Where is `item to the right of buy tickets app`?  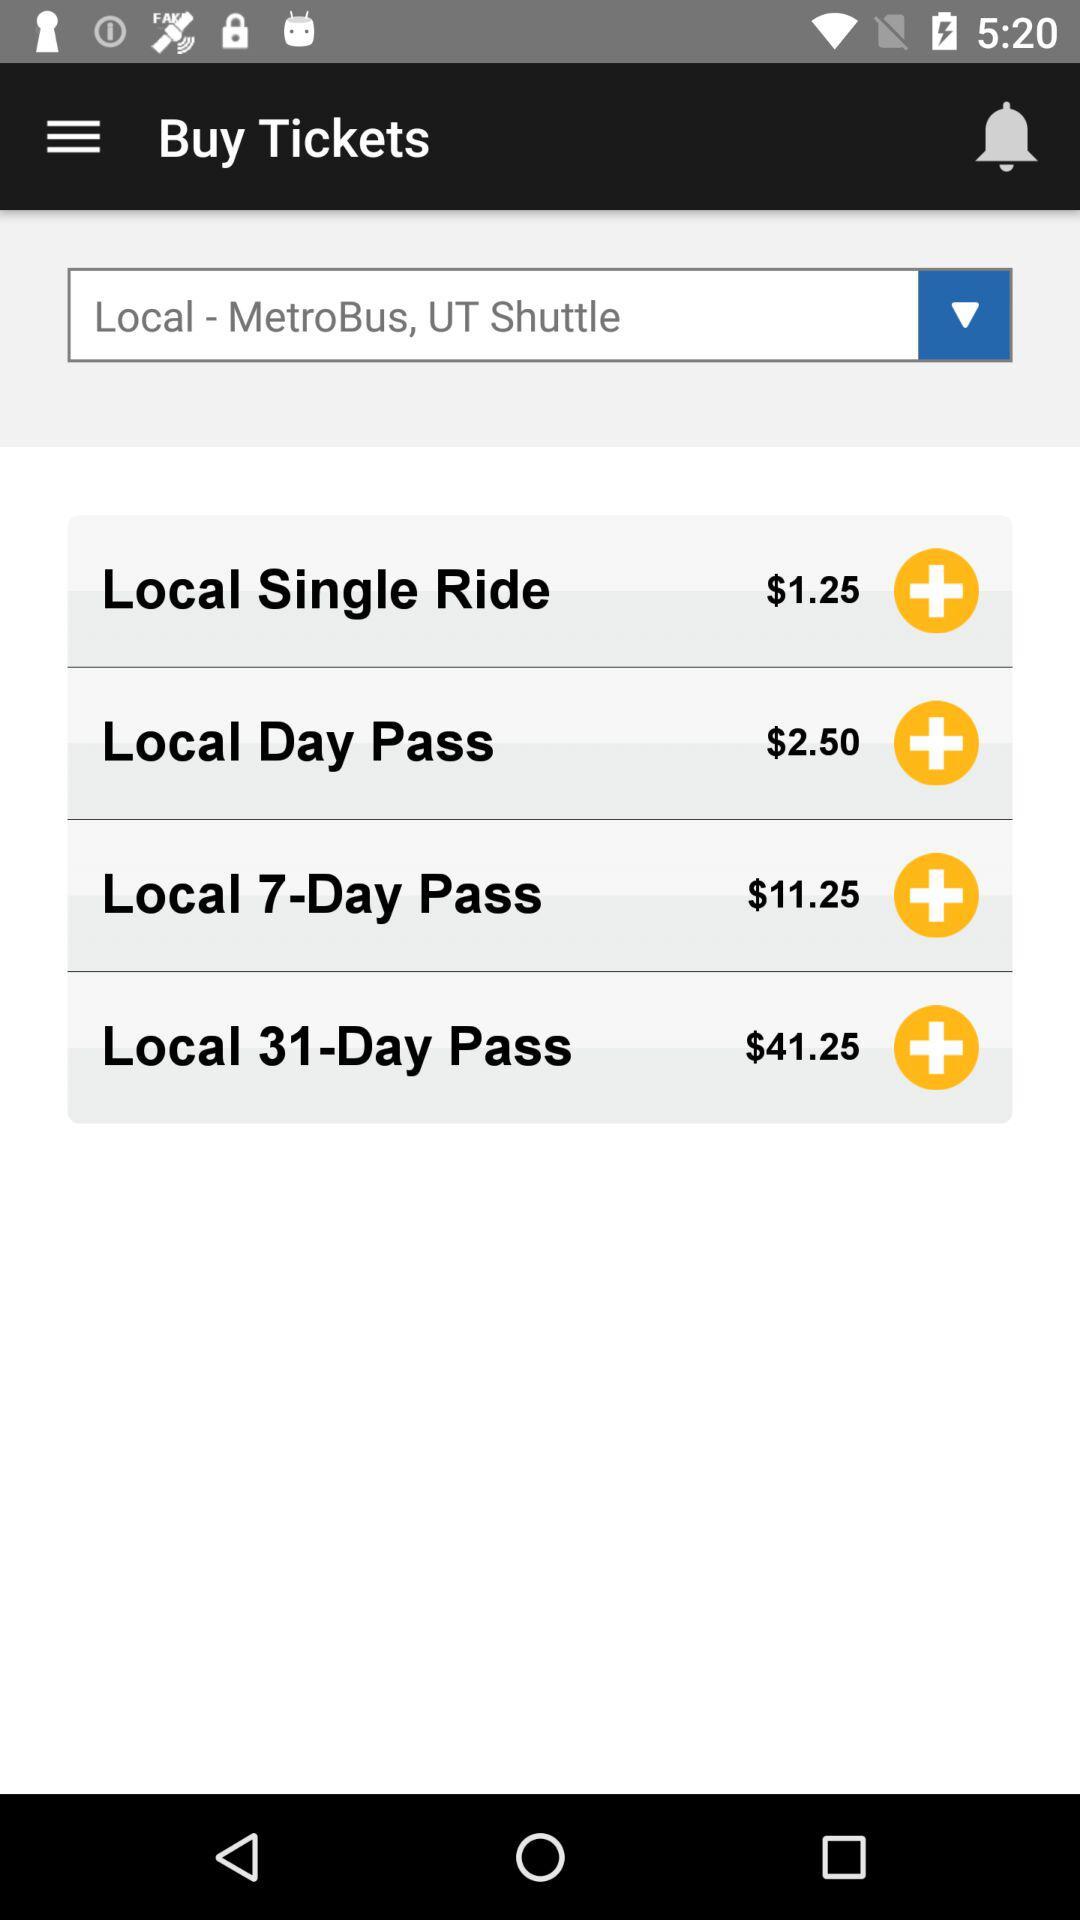
item to the right of buy tickets app is located at coordinates (1006, 135).